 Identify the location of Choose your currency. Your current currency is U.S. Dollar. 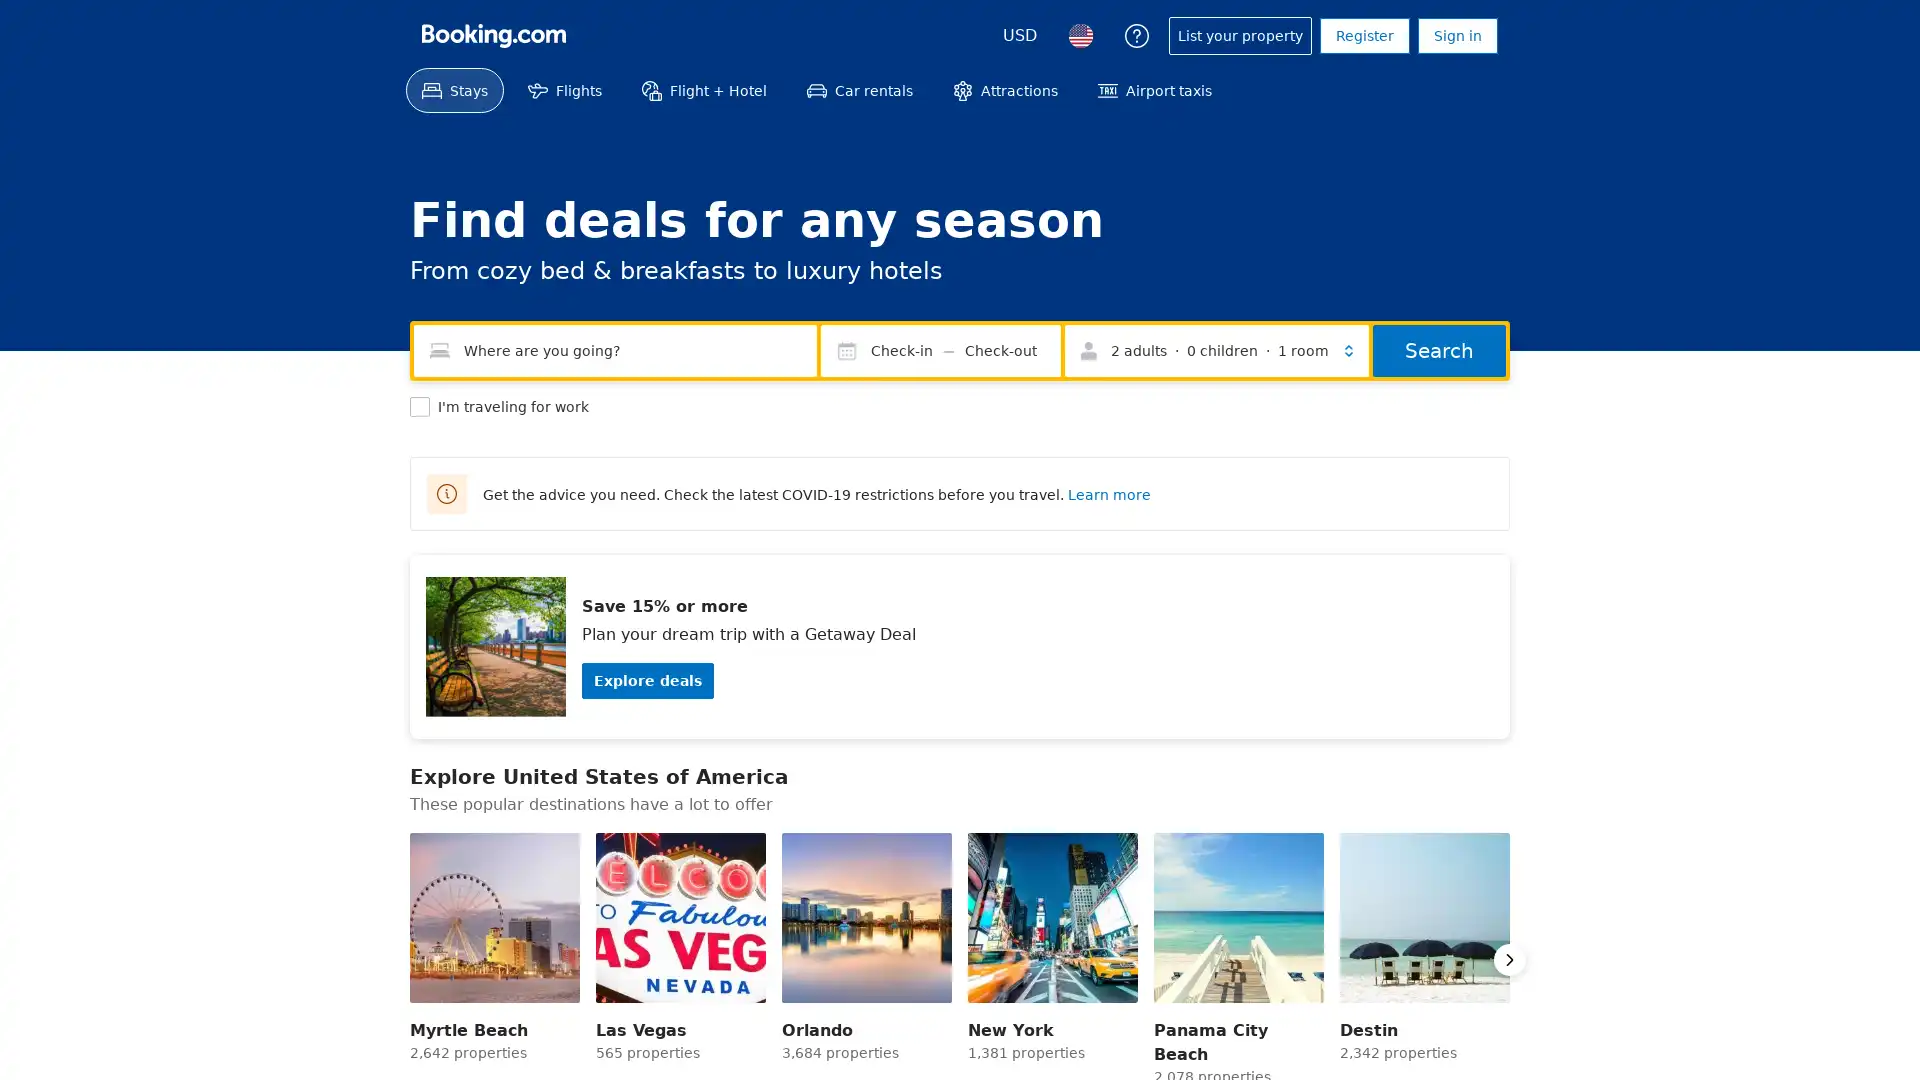
(1019, 35).